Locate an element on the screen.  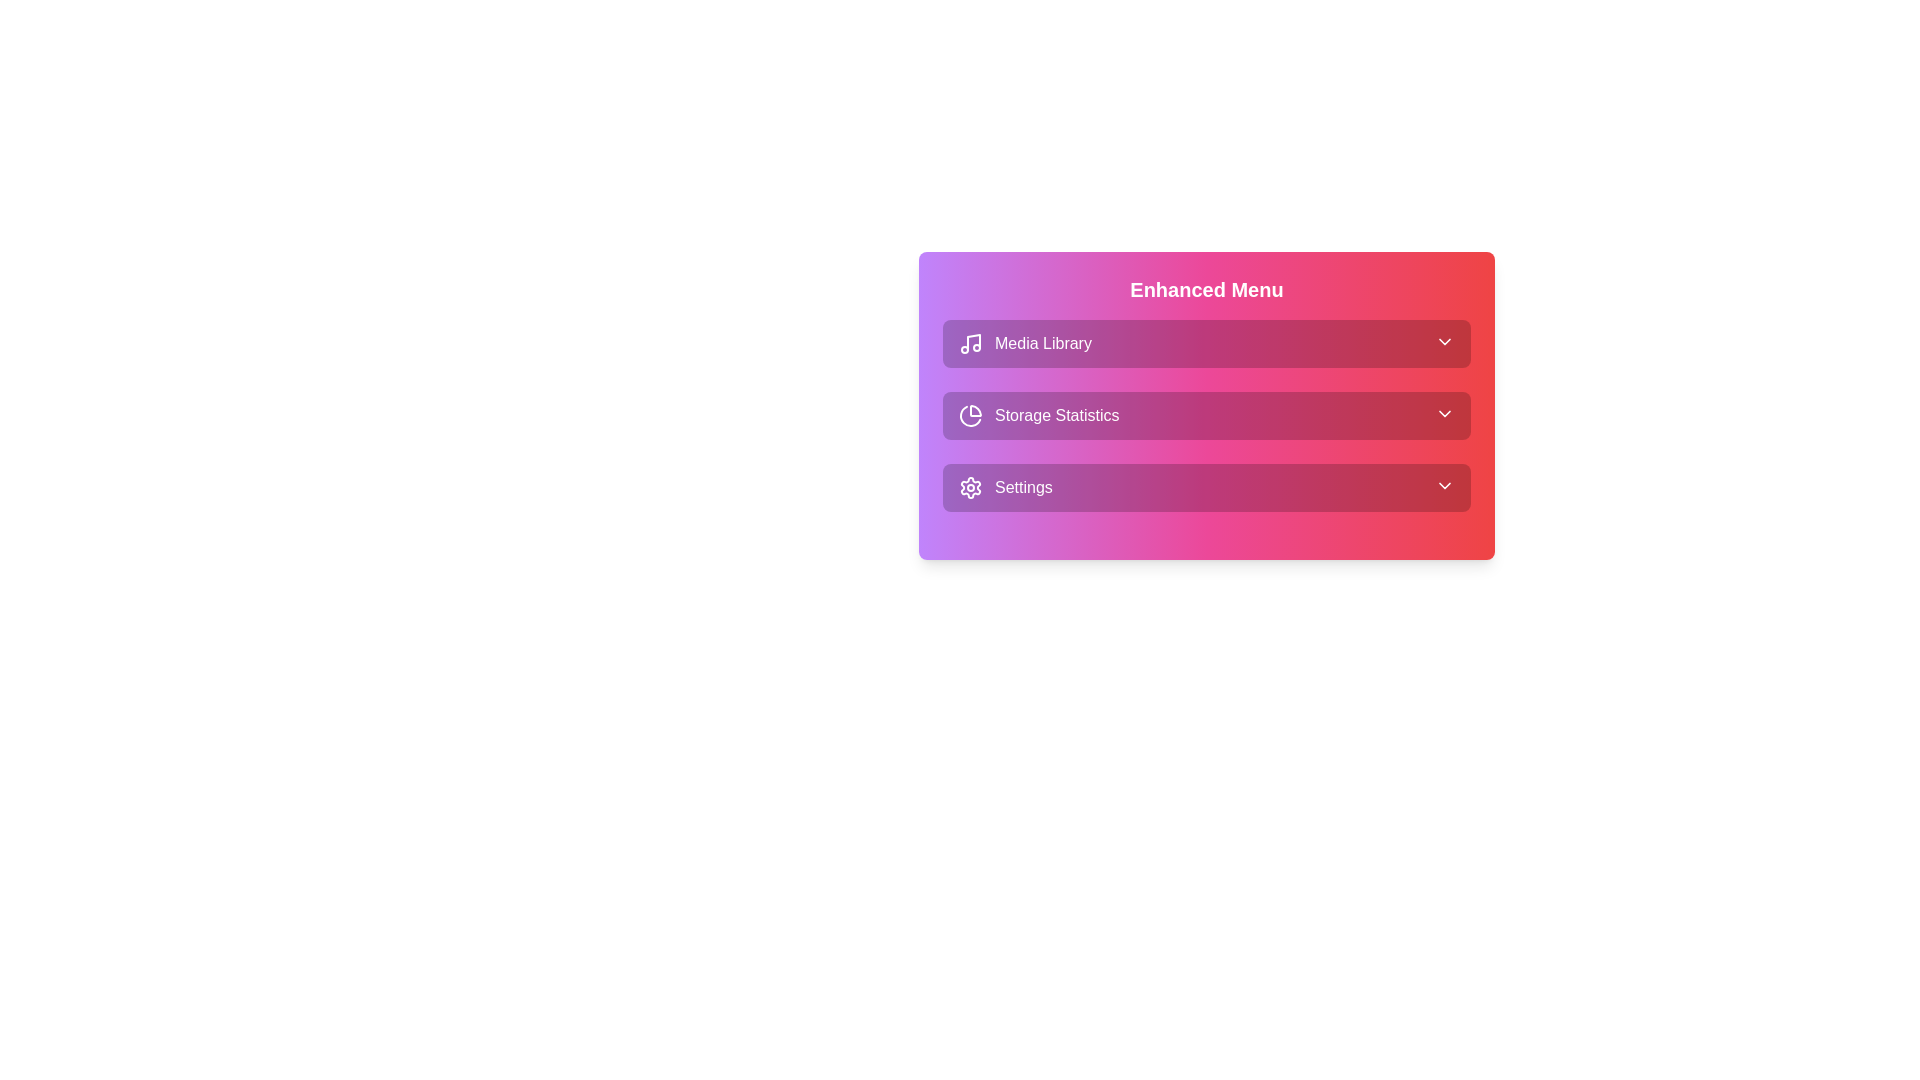
the 'Settings' interactive text label with a gear icon, which is the third item in a vertically stacked list within a gradient panel is located at coordinates (1005, 488).